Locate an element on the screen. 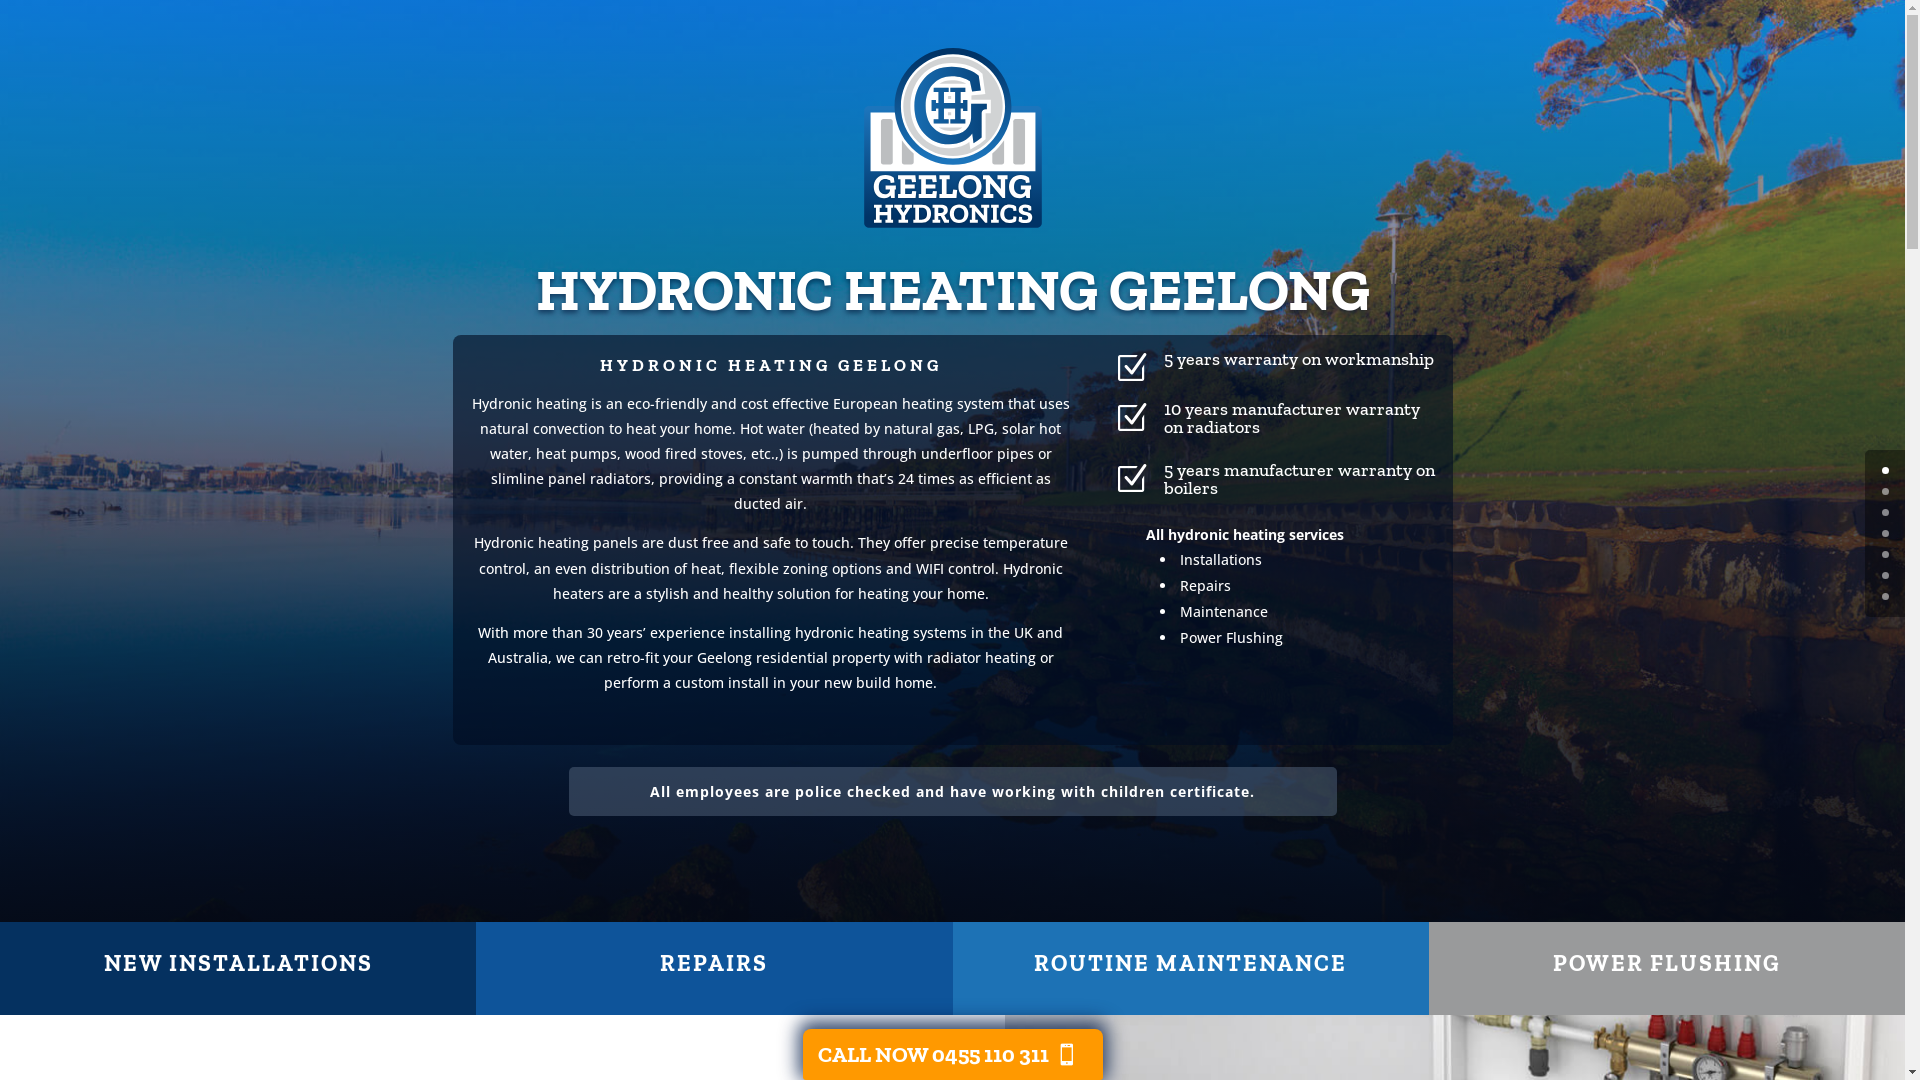 The height and width of the screenshot is (1080, 1920). '6' is located at coordinates (1880, 595).